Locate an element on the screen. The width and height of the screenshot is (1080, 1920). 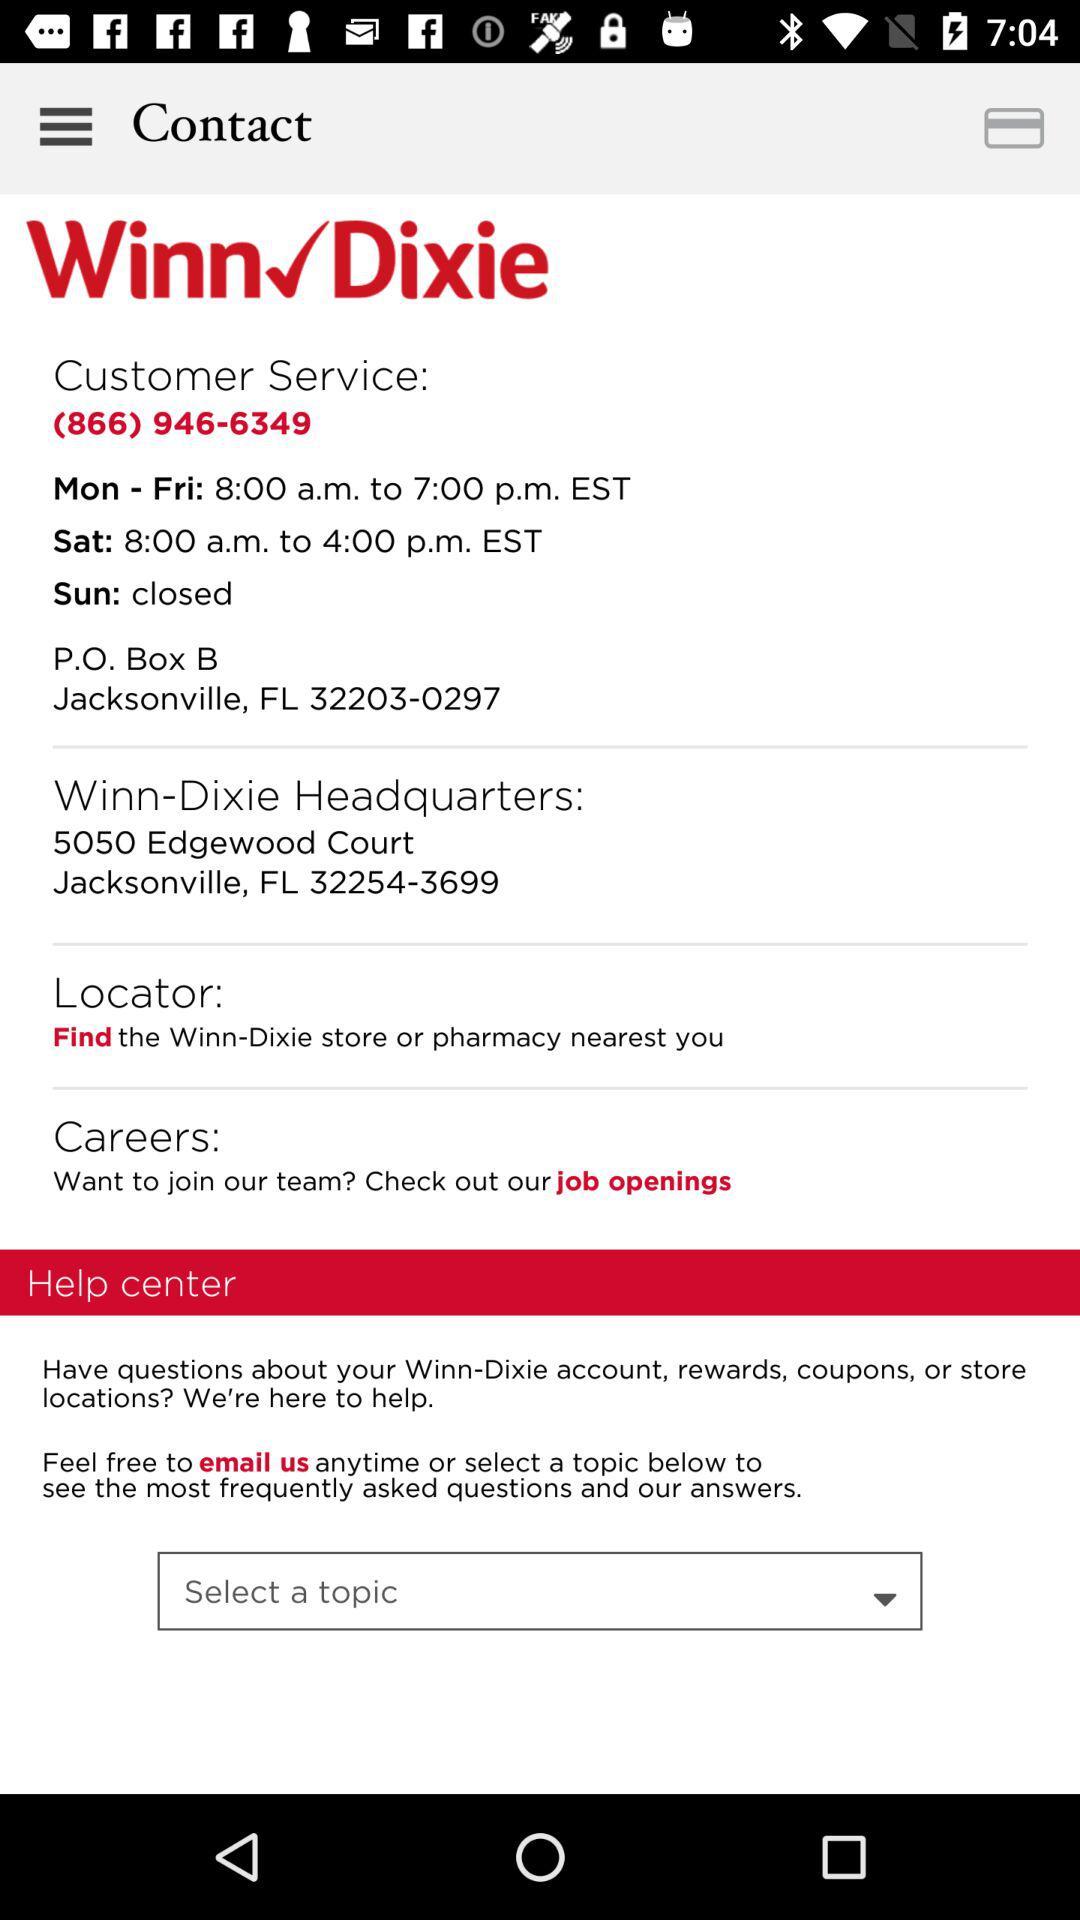
want to join item is located at coordinates (301, 1180).